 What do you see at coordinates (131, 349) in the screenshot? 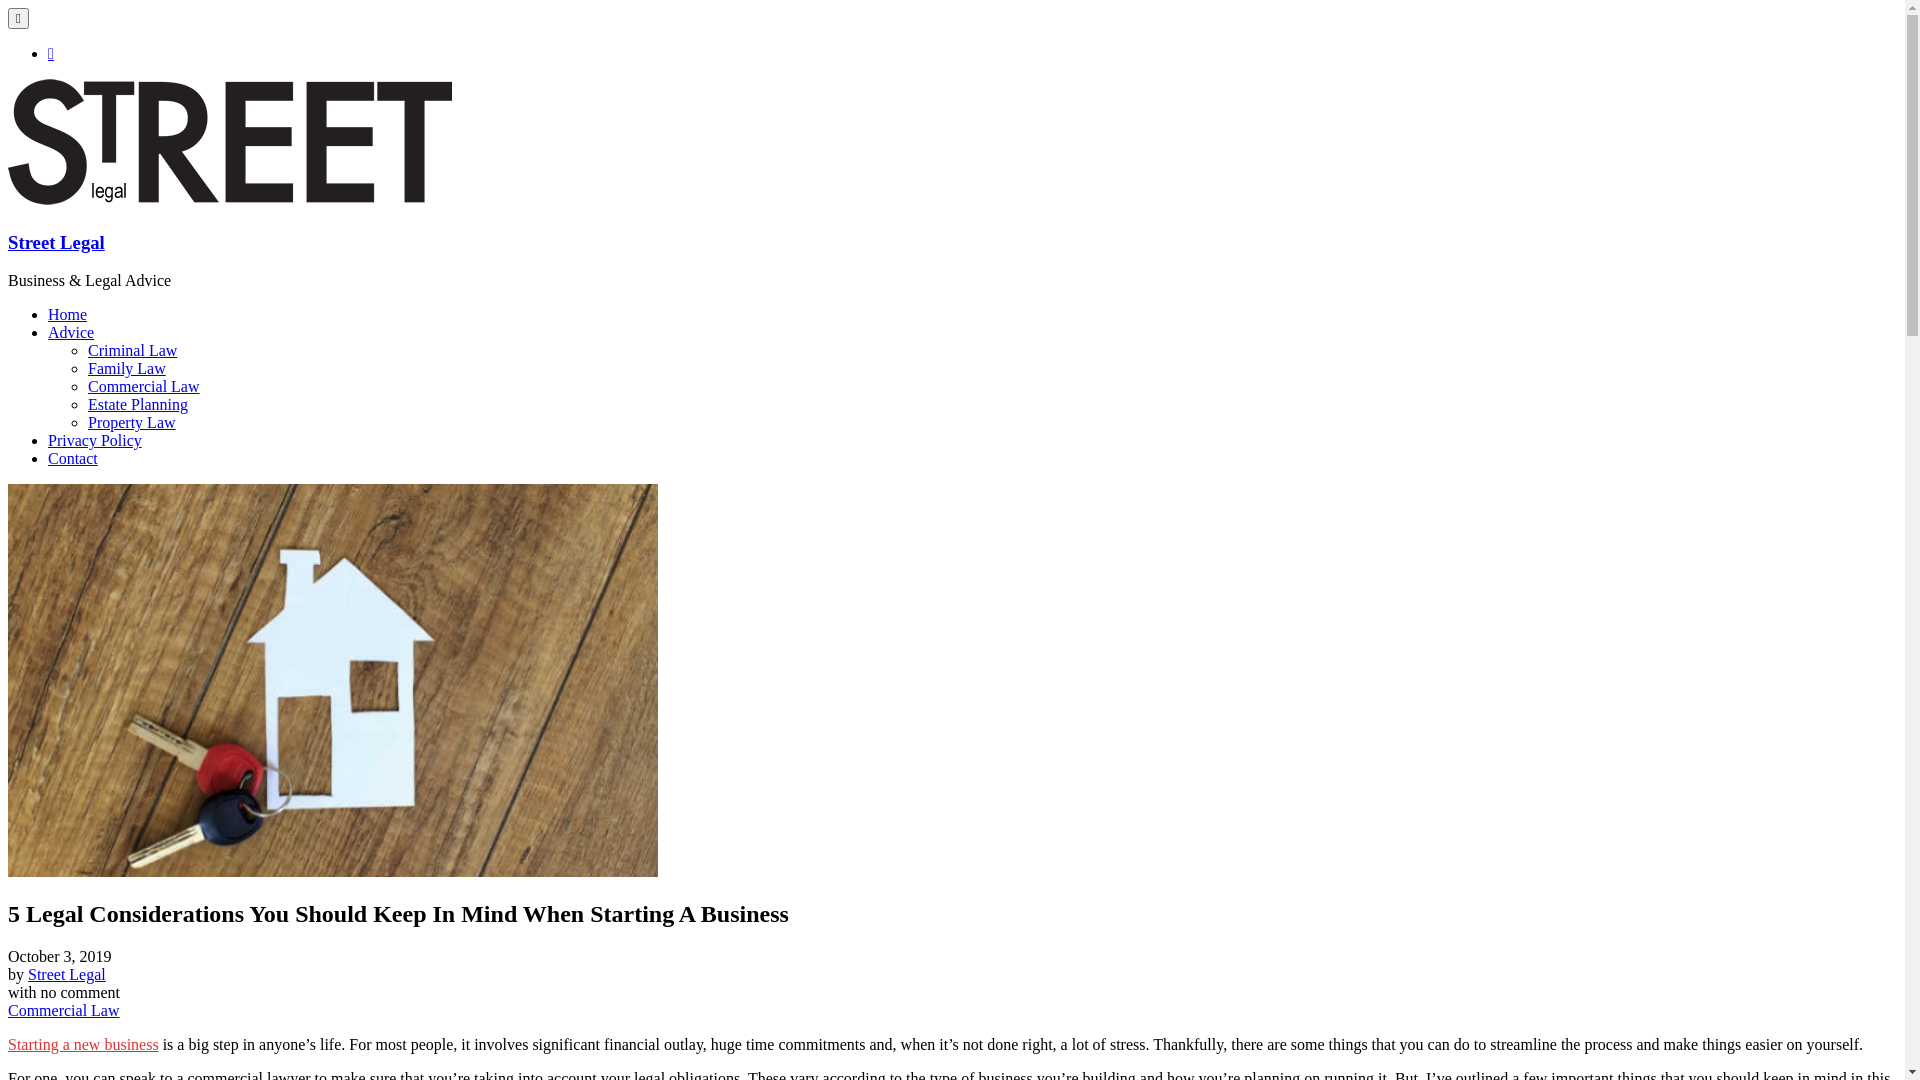
I see `'Criminal Law'` at bounding box center [131, 349].